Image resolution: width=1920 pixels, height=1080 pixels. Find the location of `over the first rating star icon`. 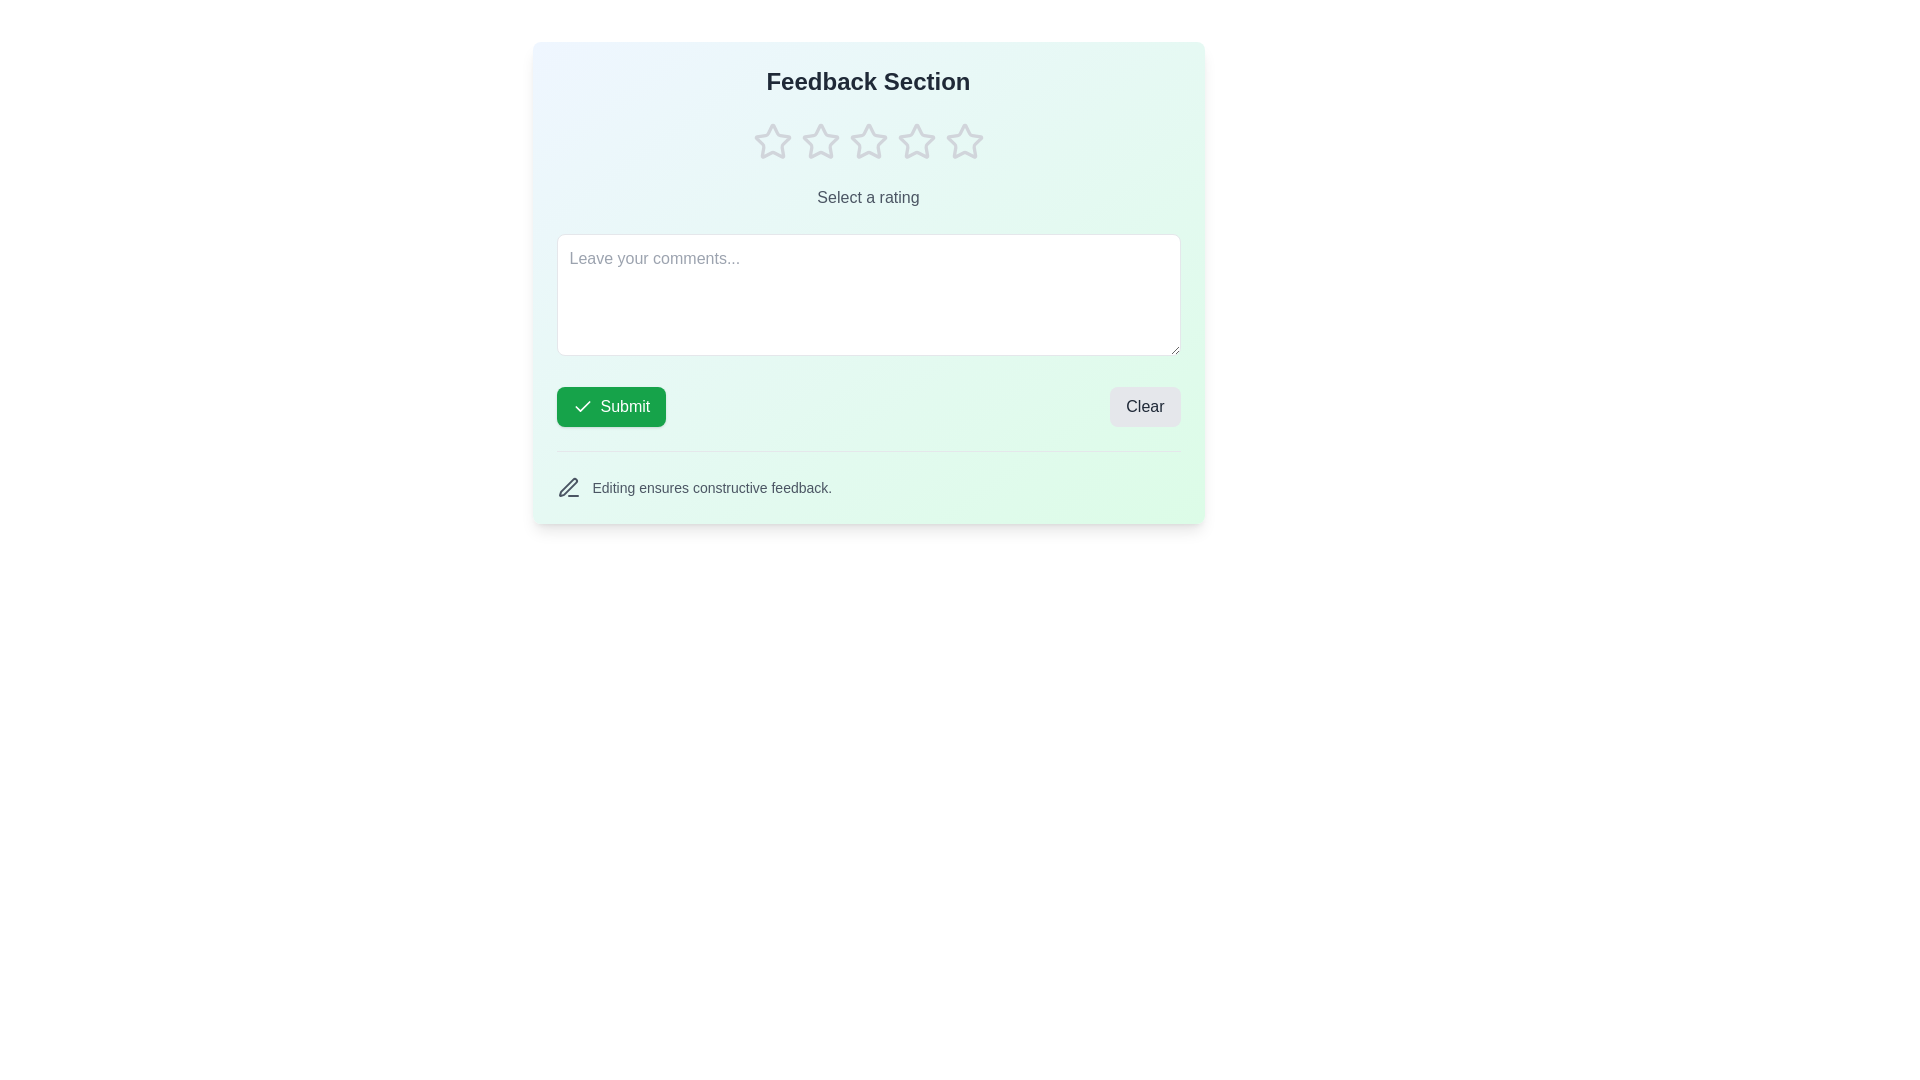

over the first rating star icon is located at coordinates (771, 140).